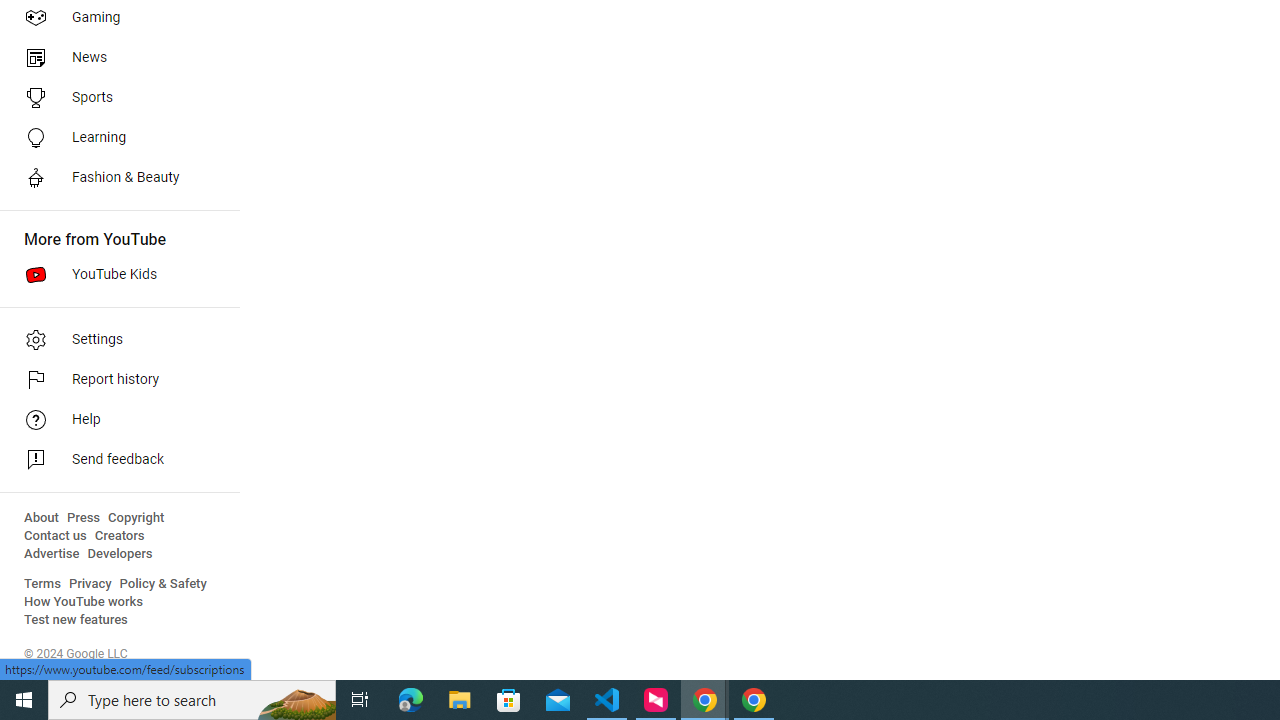  What do you see at coordinates (51, 554) in the screenshot?
I see `'Advertise'` at bounding box center [51, 554].